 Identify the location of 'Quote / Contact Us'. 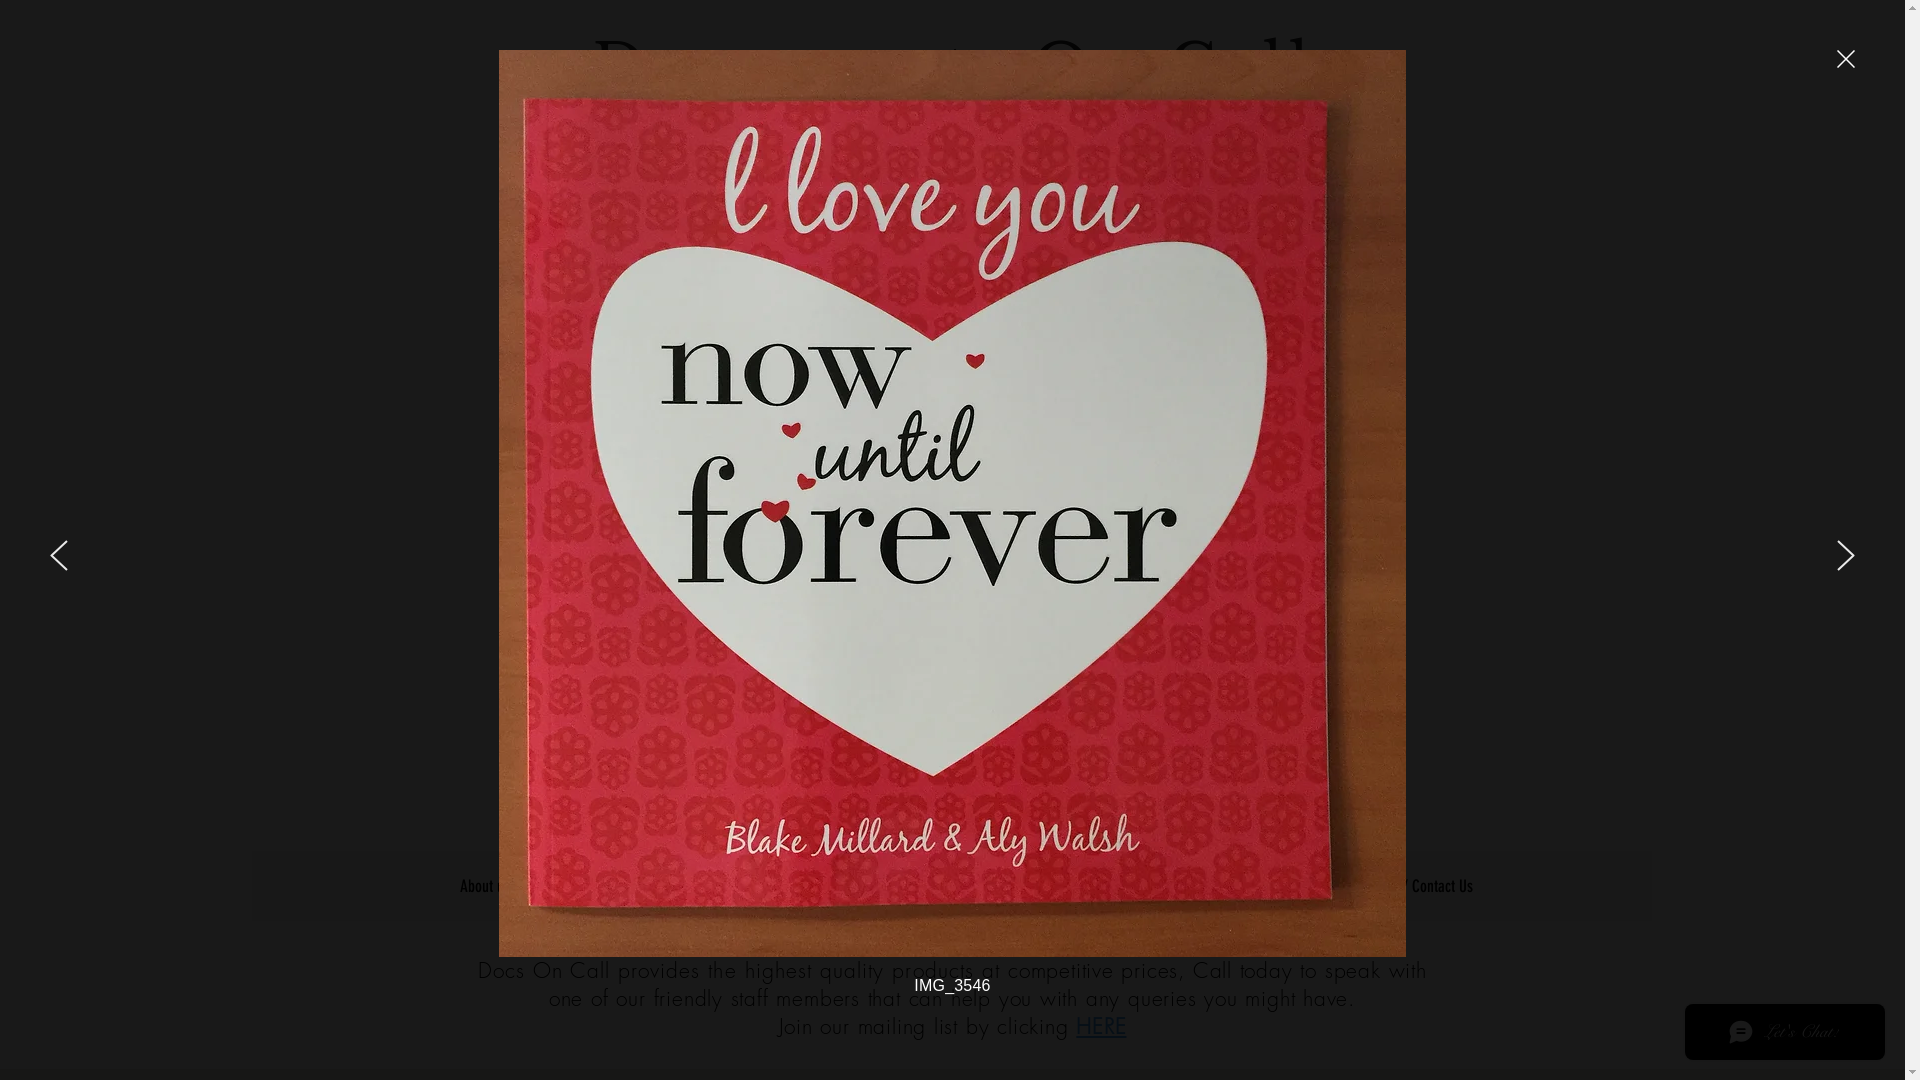
(1418, 883).